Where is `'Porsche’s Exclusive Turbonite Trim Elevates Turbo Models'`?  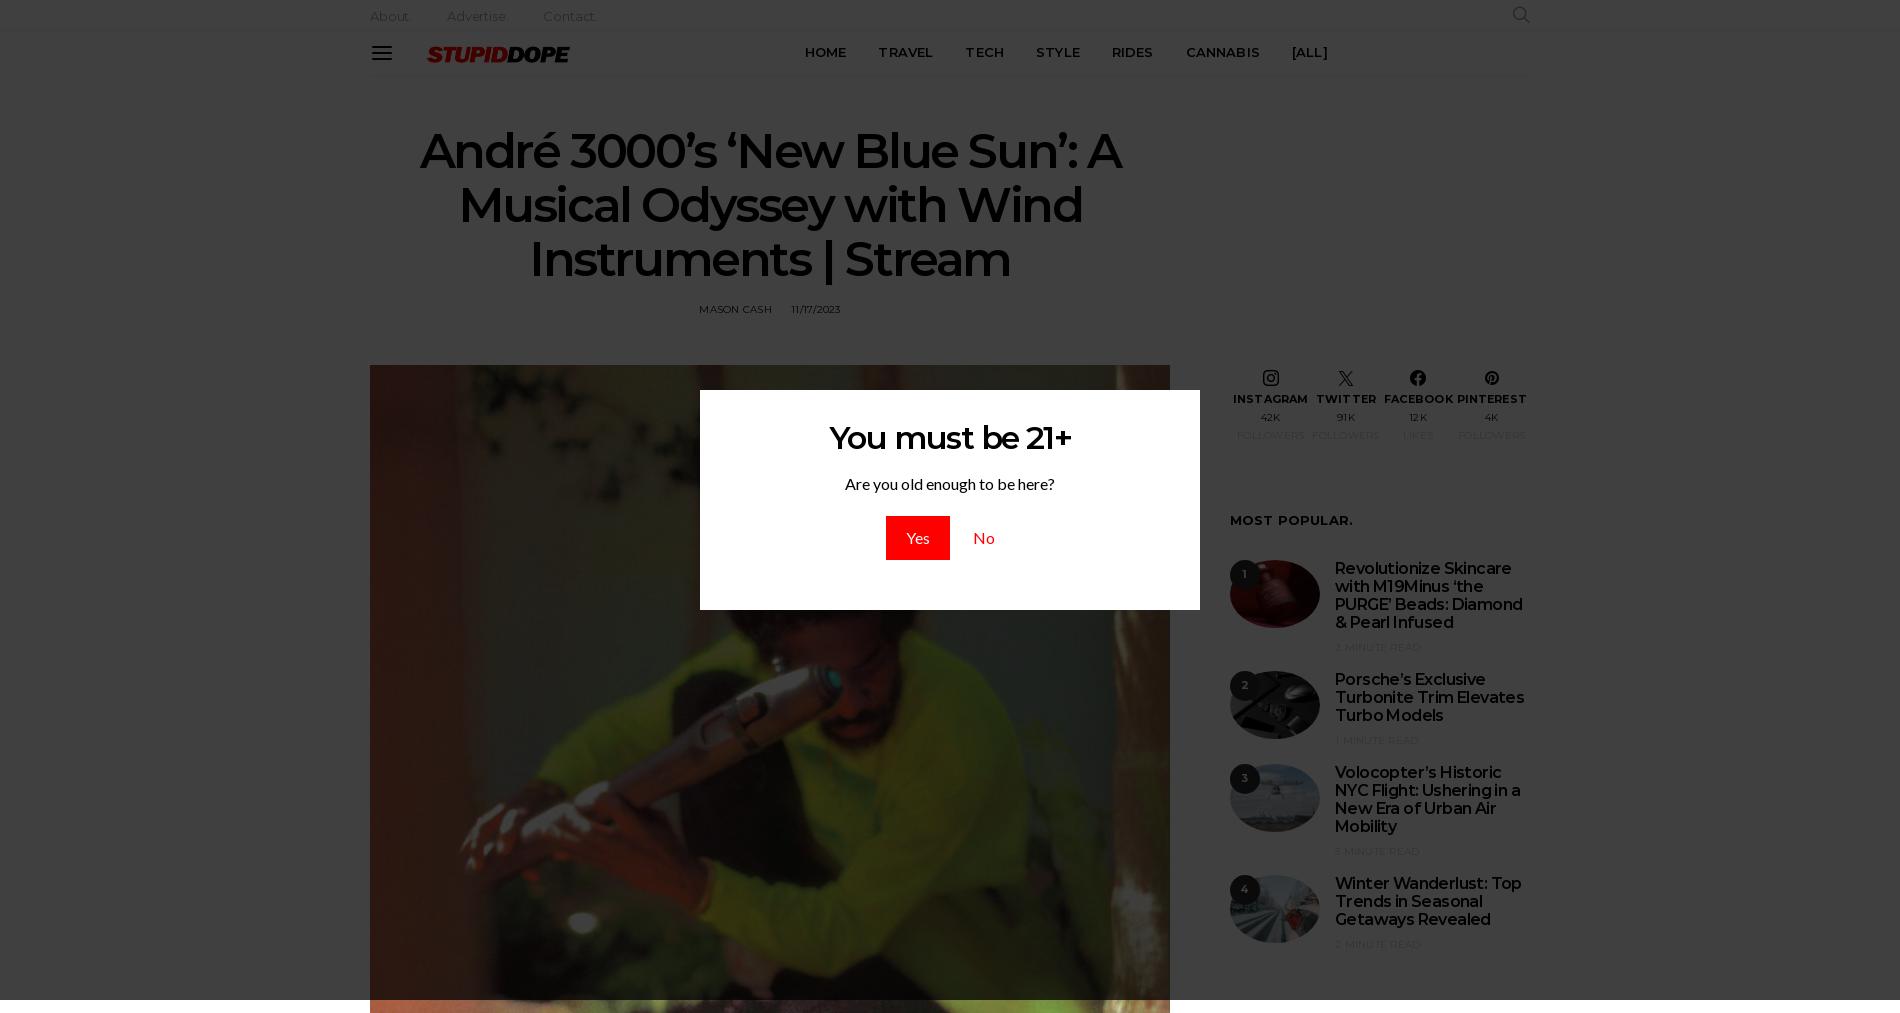 'Porsche’s Exclusive Turbonite Trim Elevates Turbo Models' is located at coordinates (1429, 696).